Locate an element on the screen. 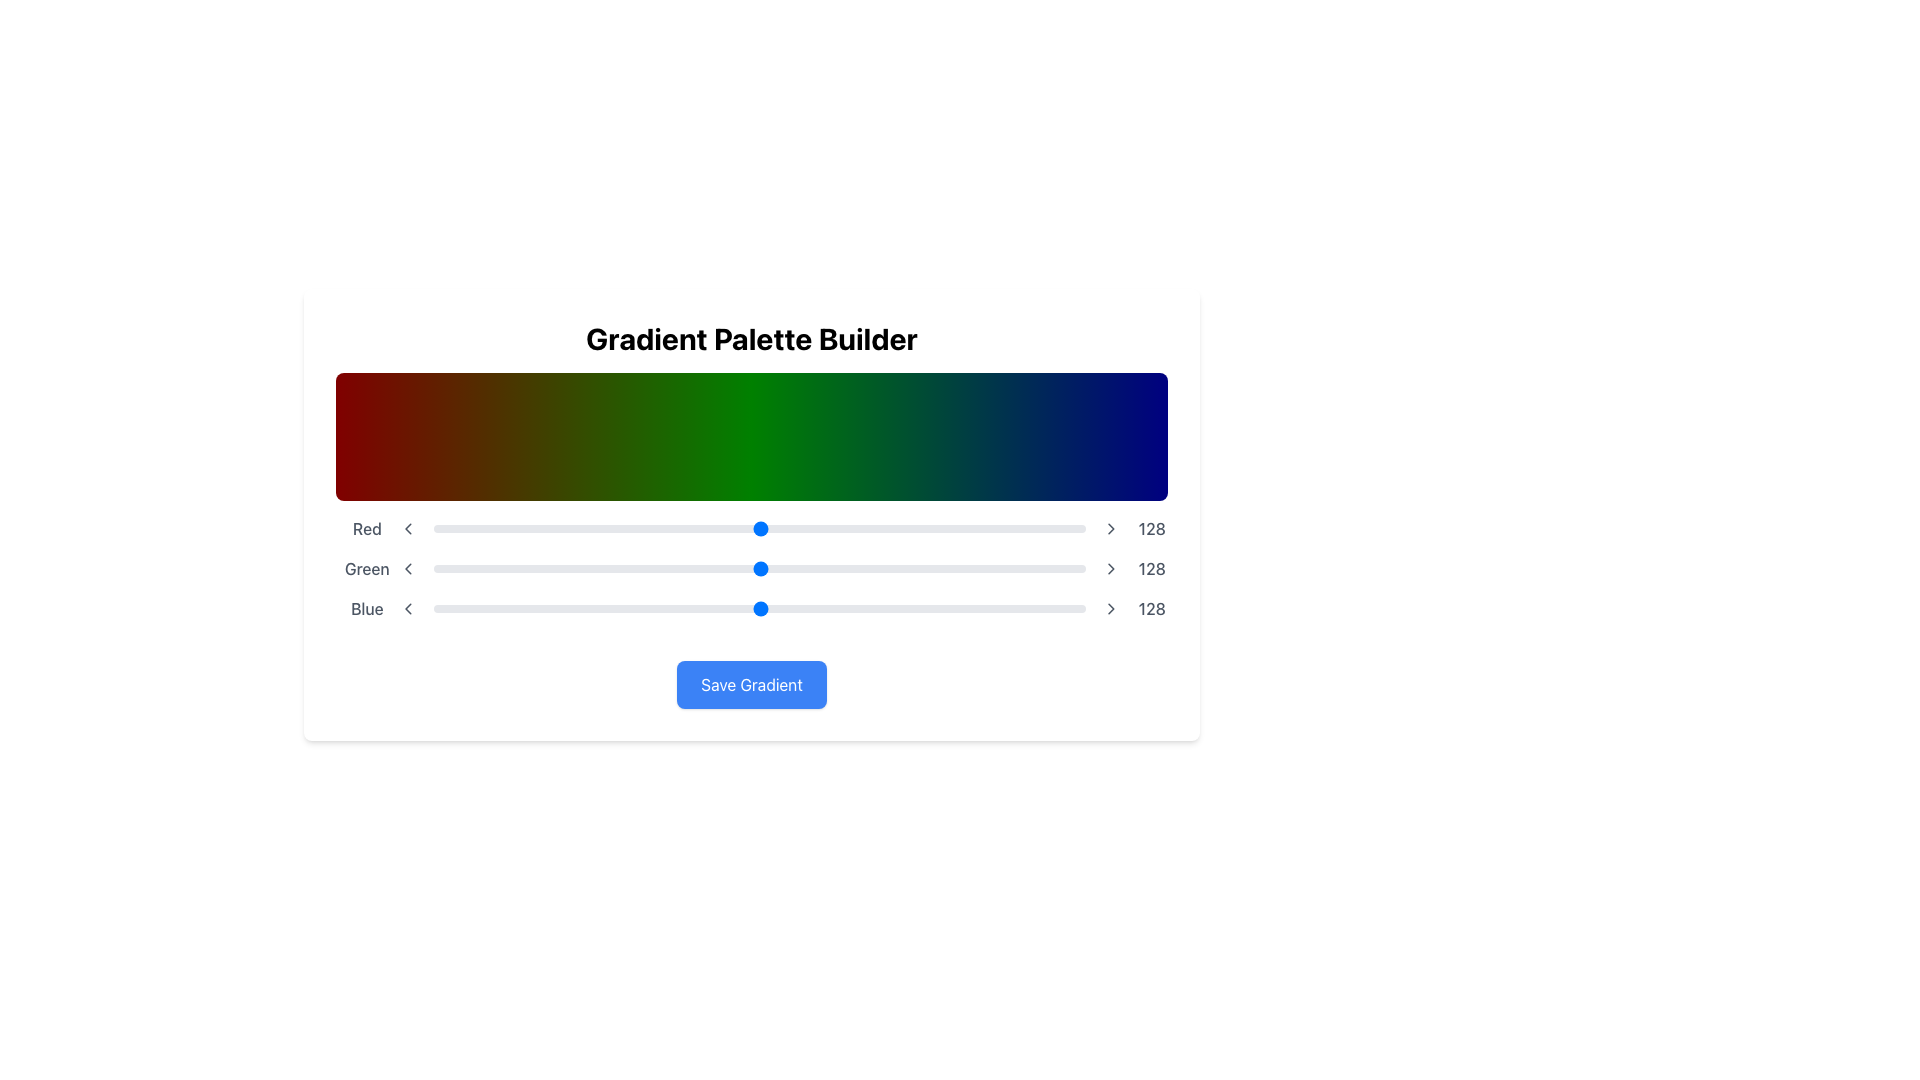 The width and height of the screenshot is (1920, 1080). the blue component range slider to set focus, located below the Red and Green sliders and to the left of the numeric display showing '128' is located at coordinates (758, 608).